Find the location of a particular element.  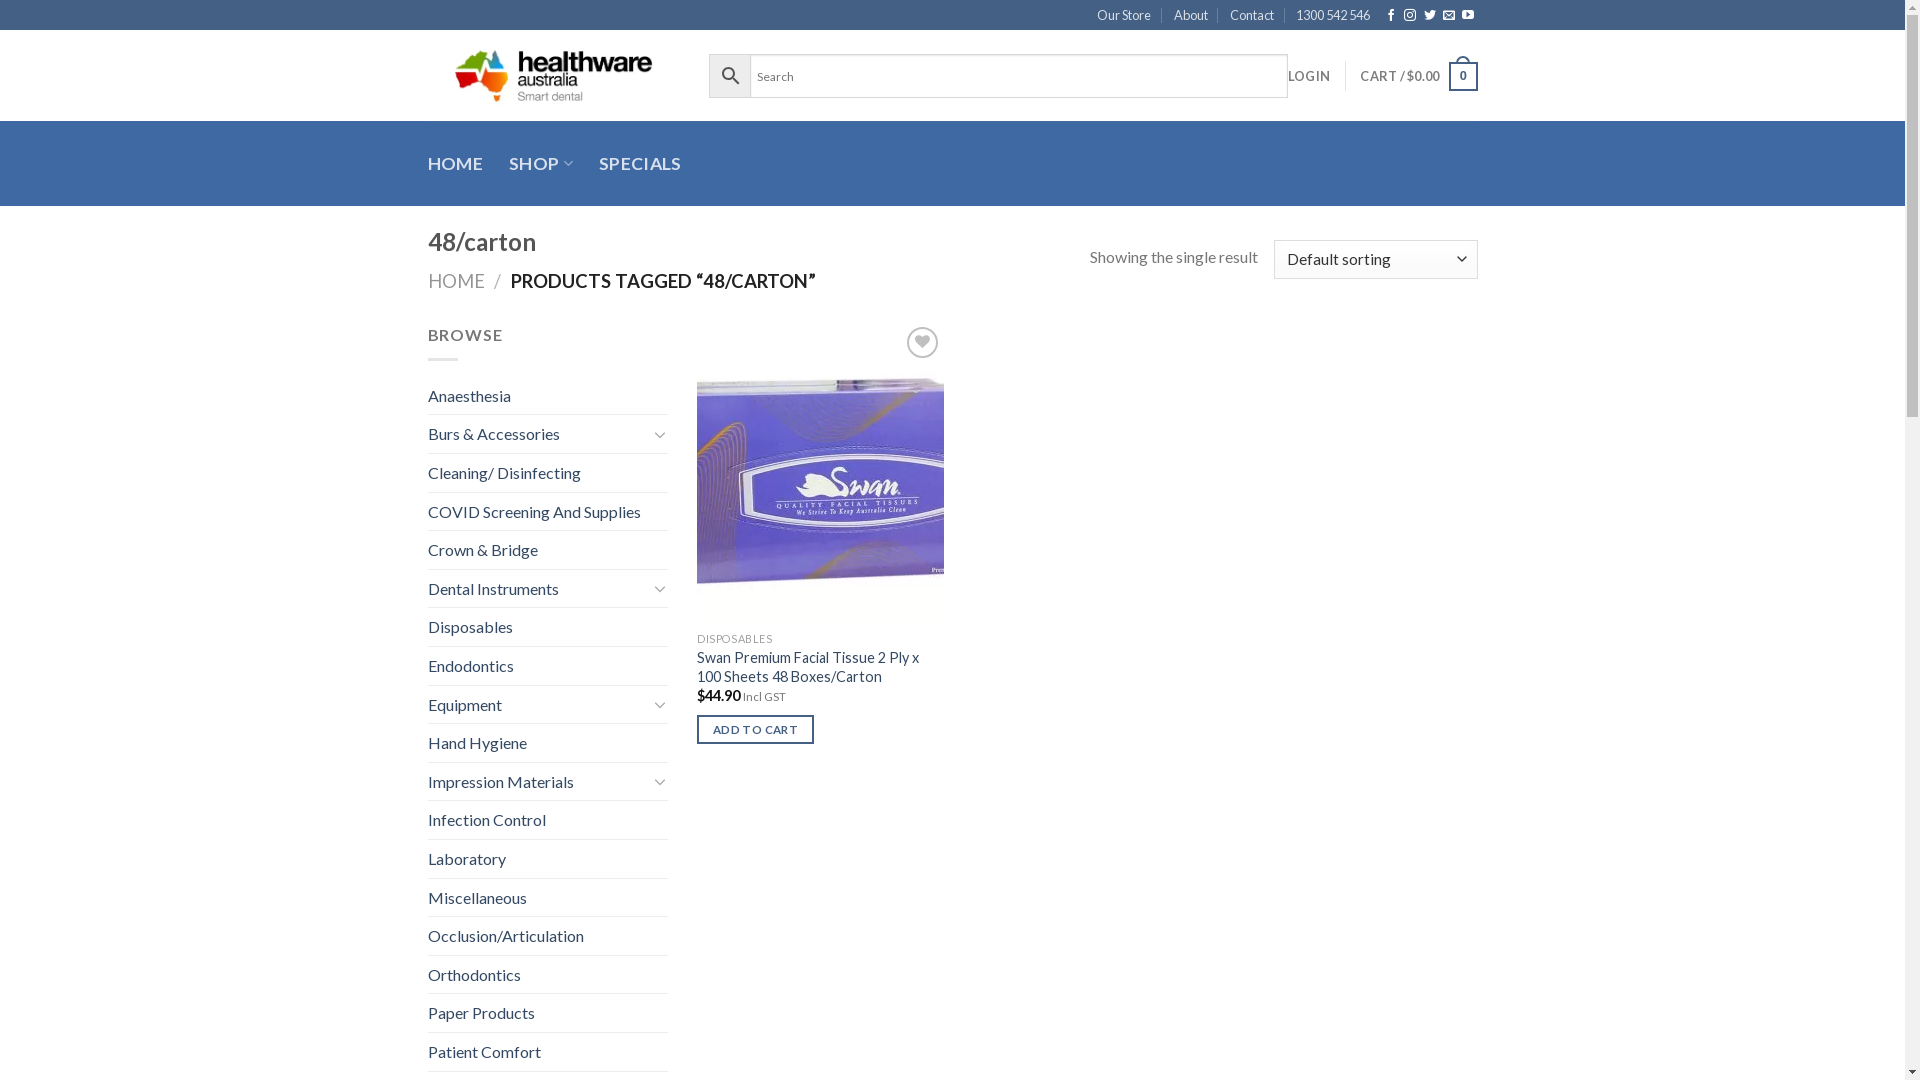

'Send us an email' is located at coordinates (1443, 15).